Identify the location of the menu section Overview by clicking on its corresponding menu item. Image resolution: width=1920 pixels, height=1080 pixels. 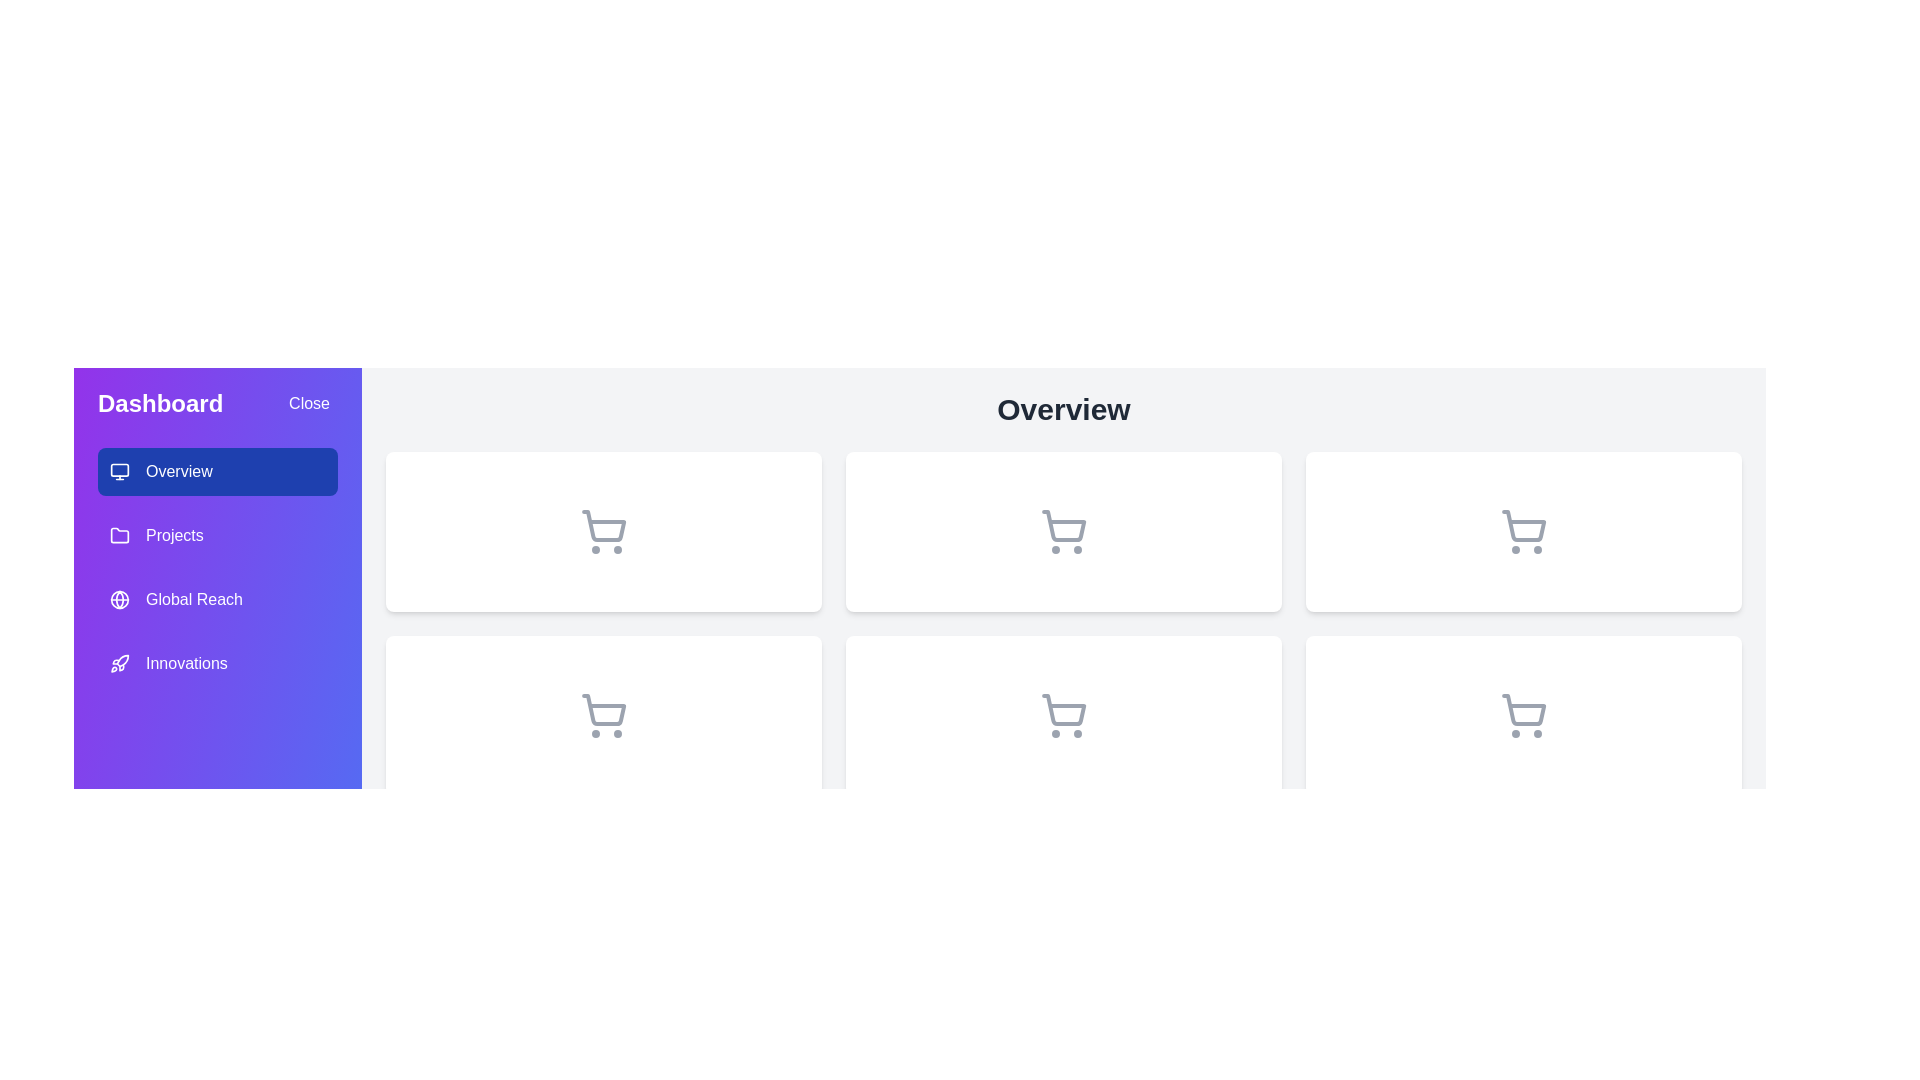
(217, 471).